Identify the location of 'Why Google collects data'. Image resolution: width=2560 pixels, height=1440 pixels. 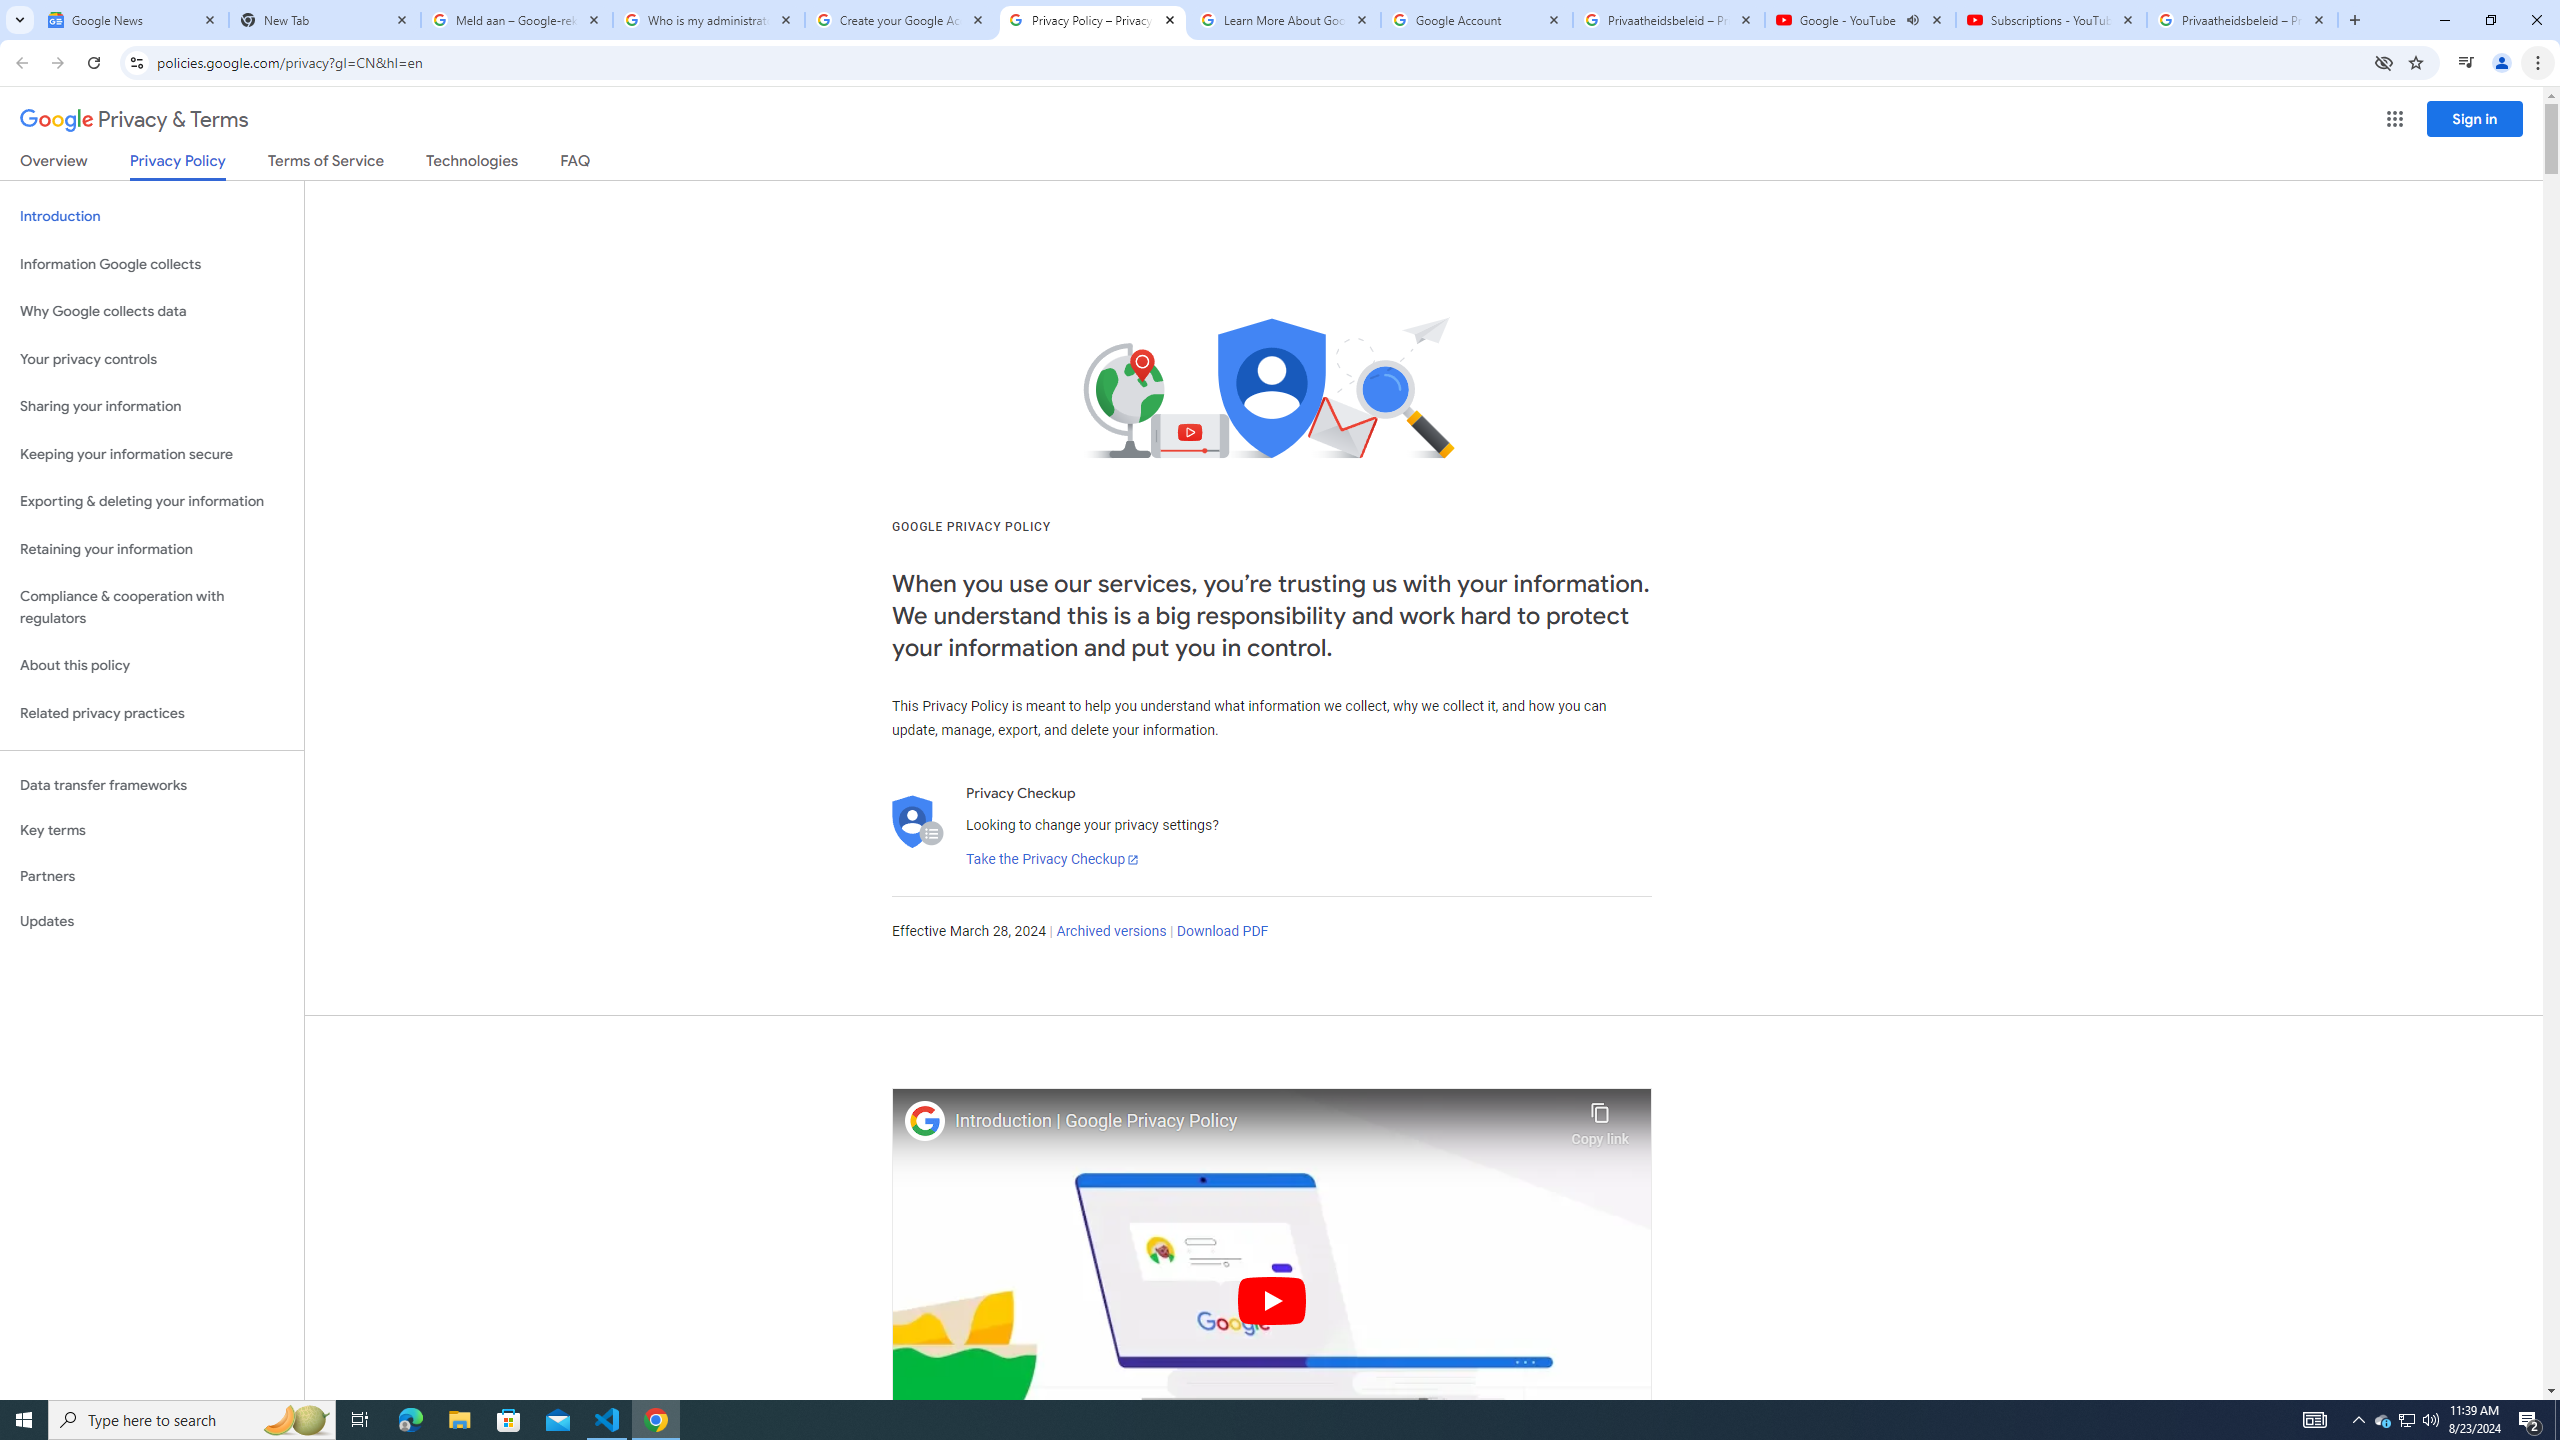
(151, 310).